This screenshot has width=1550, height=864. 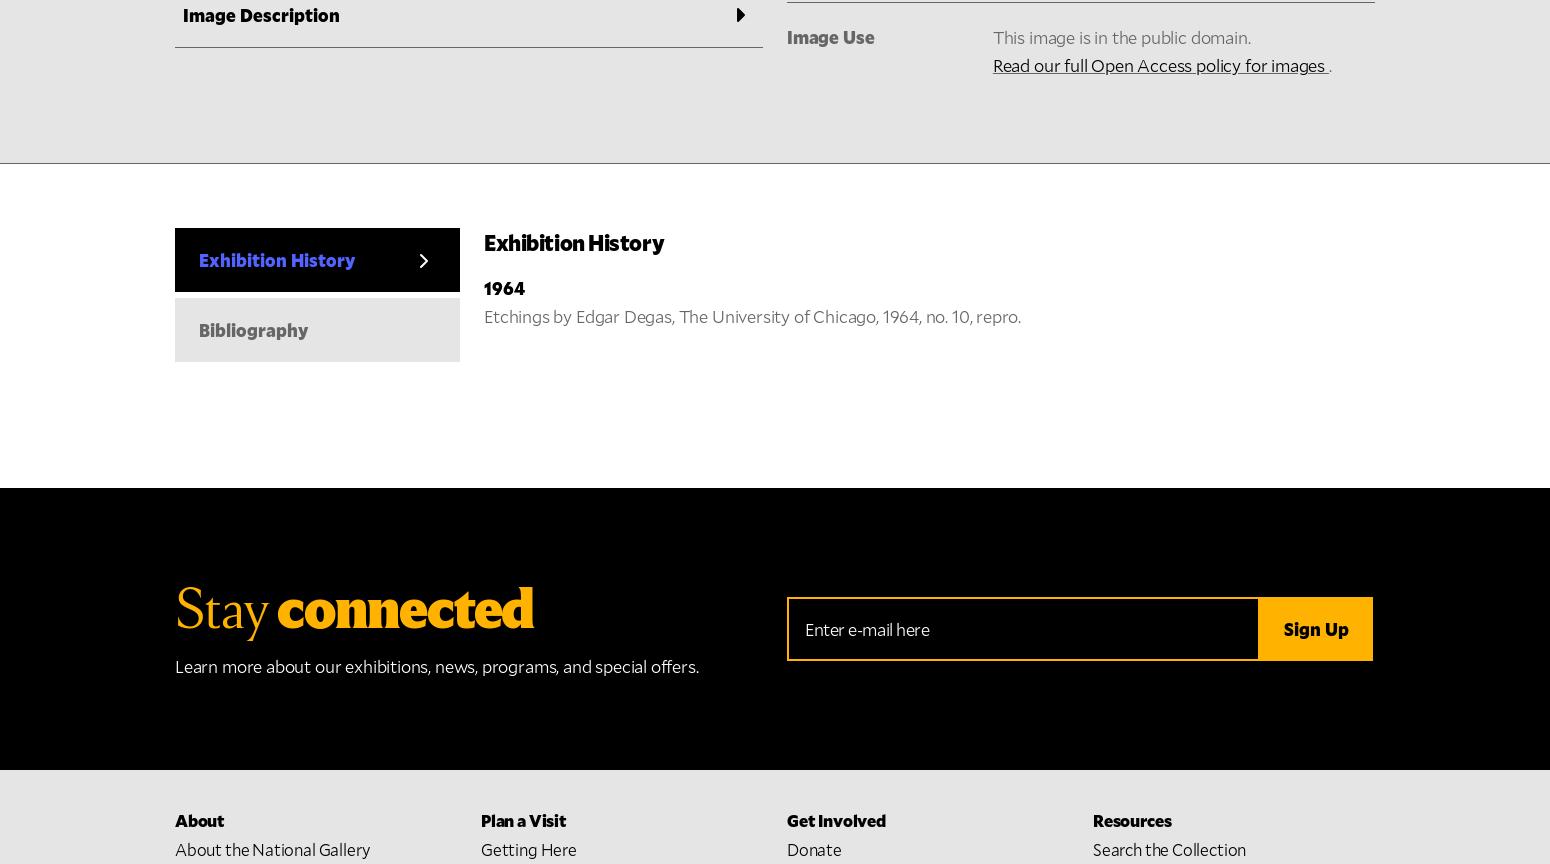 What do you see at coordinates (1169, 273) in the screenshot?
I see `'Search the Collection'` at bounding box center [1169, 273].